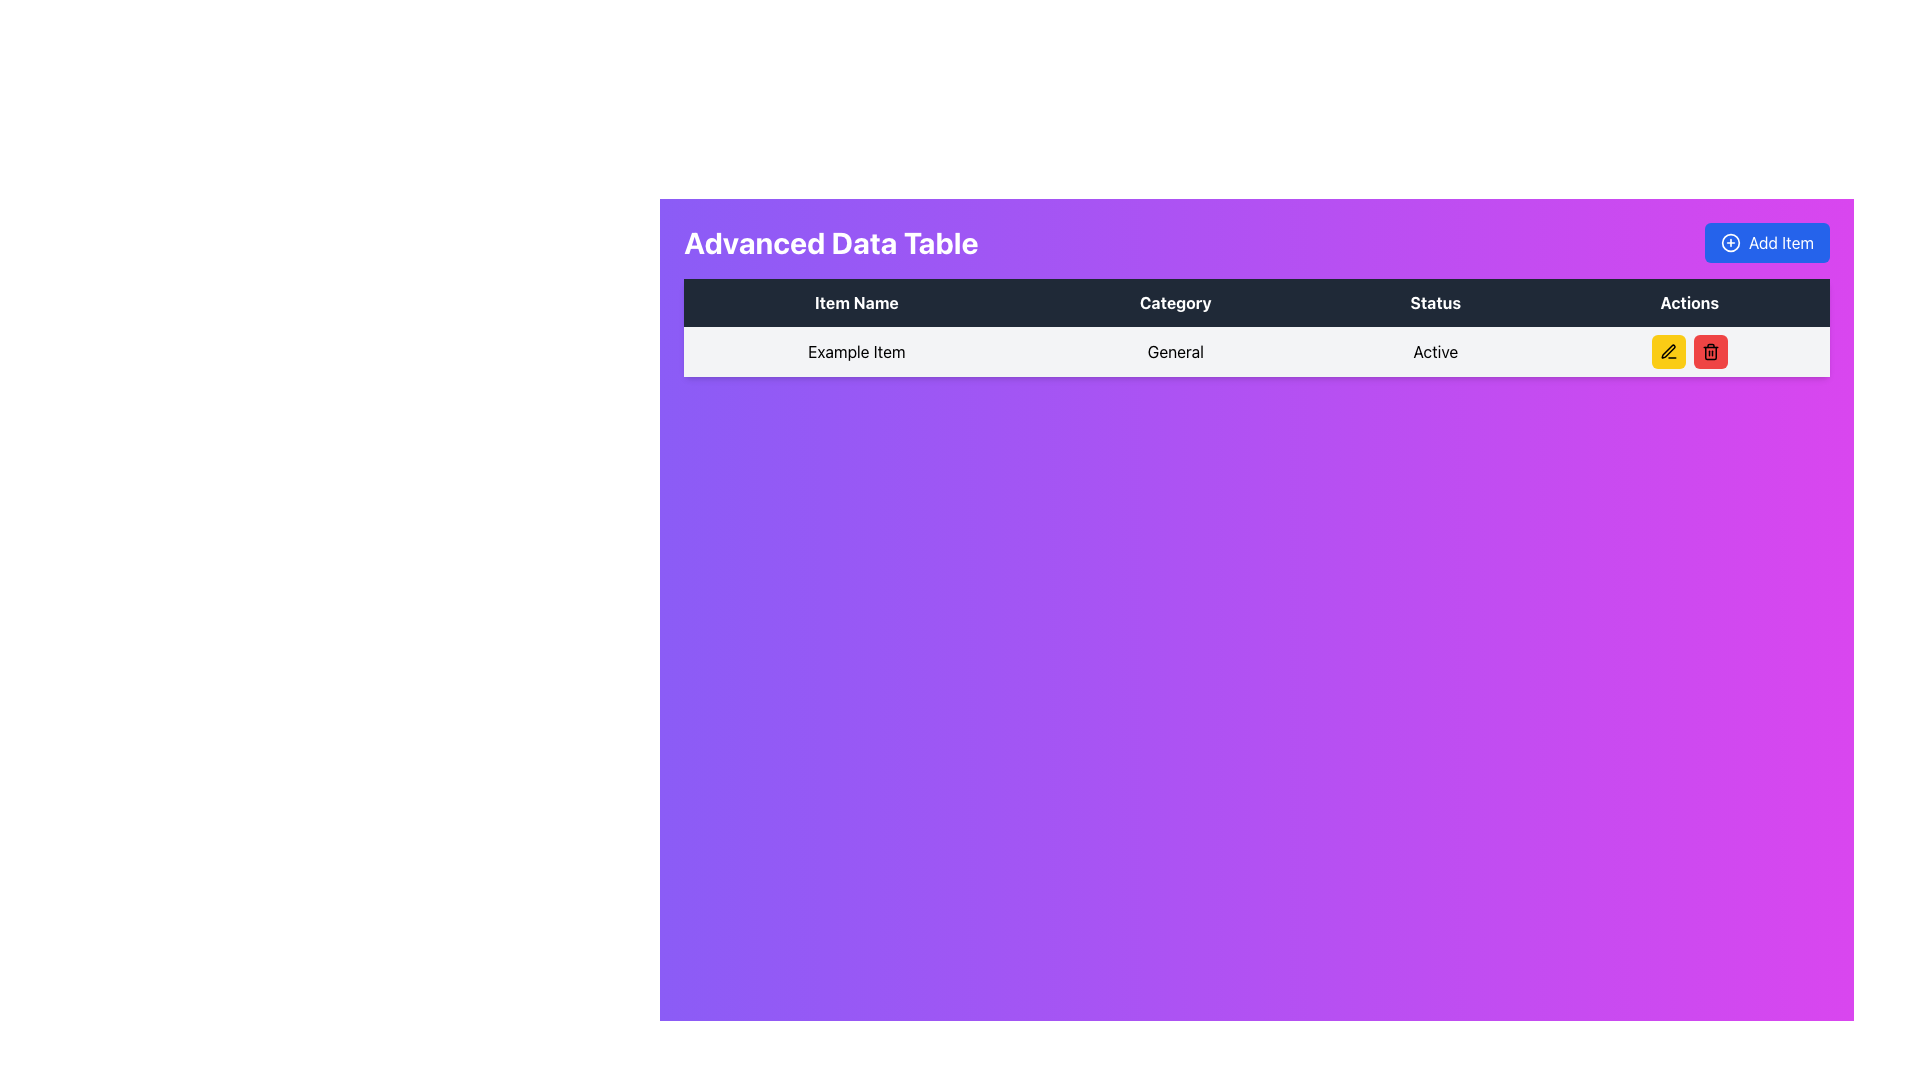 The height and width of the screenshot is (1080, 1920). What do you see at coordinates (1781, 242) in the screenshot?
I see `text content of the label indicating the action button 'Add Item', which is positioned inside the button and located near the top-right corner of the interface` at bounding box center [1781, 242].